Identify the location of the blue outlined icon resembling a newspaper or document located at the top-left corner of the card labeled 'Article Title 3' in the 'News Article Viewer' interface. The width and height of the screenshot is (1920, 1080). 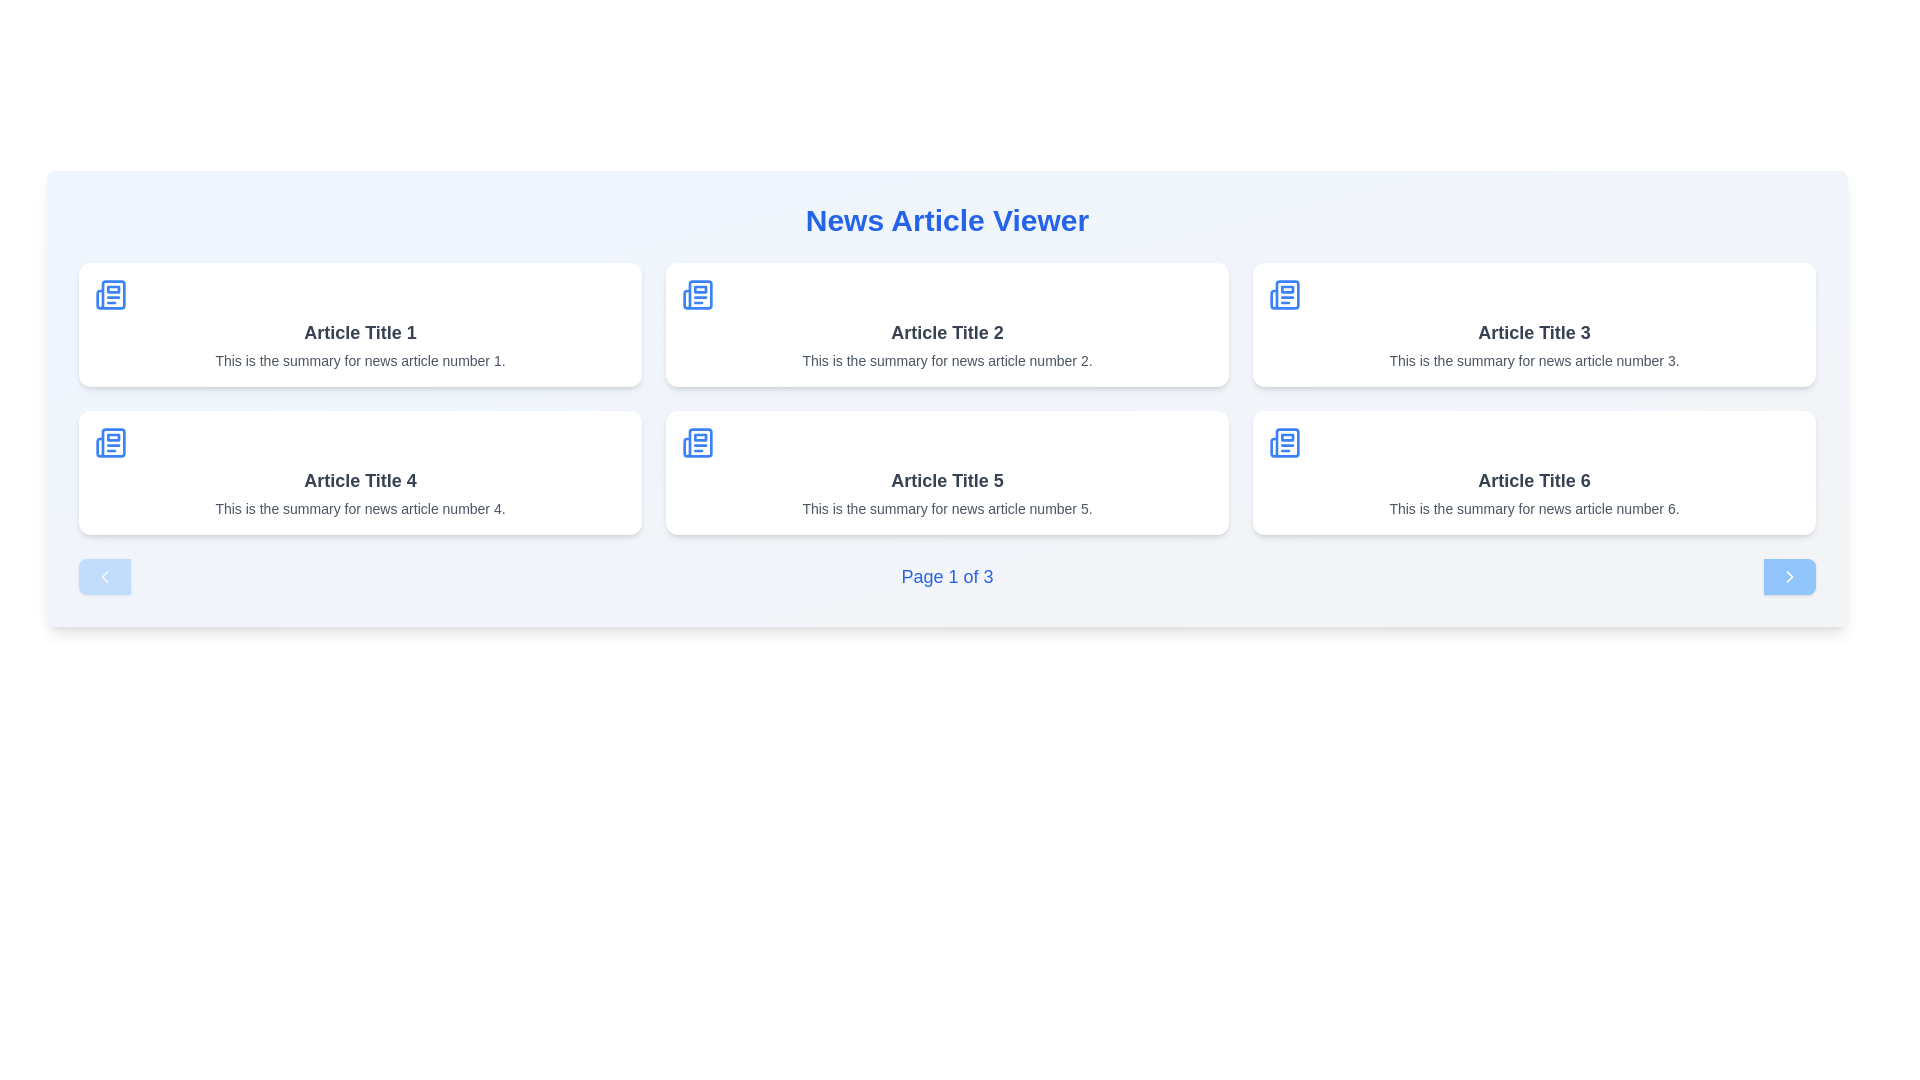
(1285, 294).